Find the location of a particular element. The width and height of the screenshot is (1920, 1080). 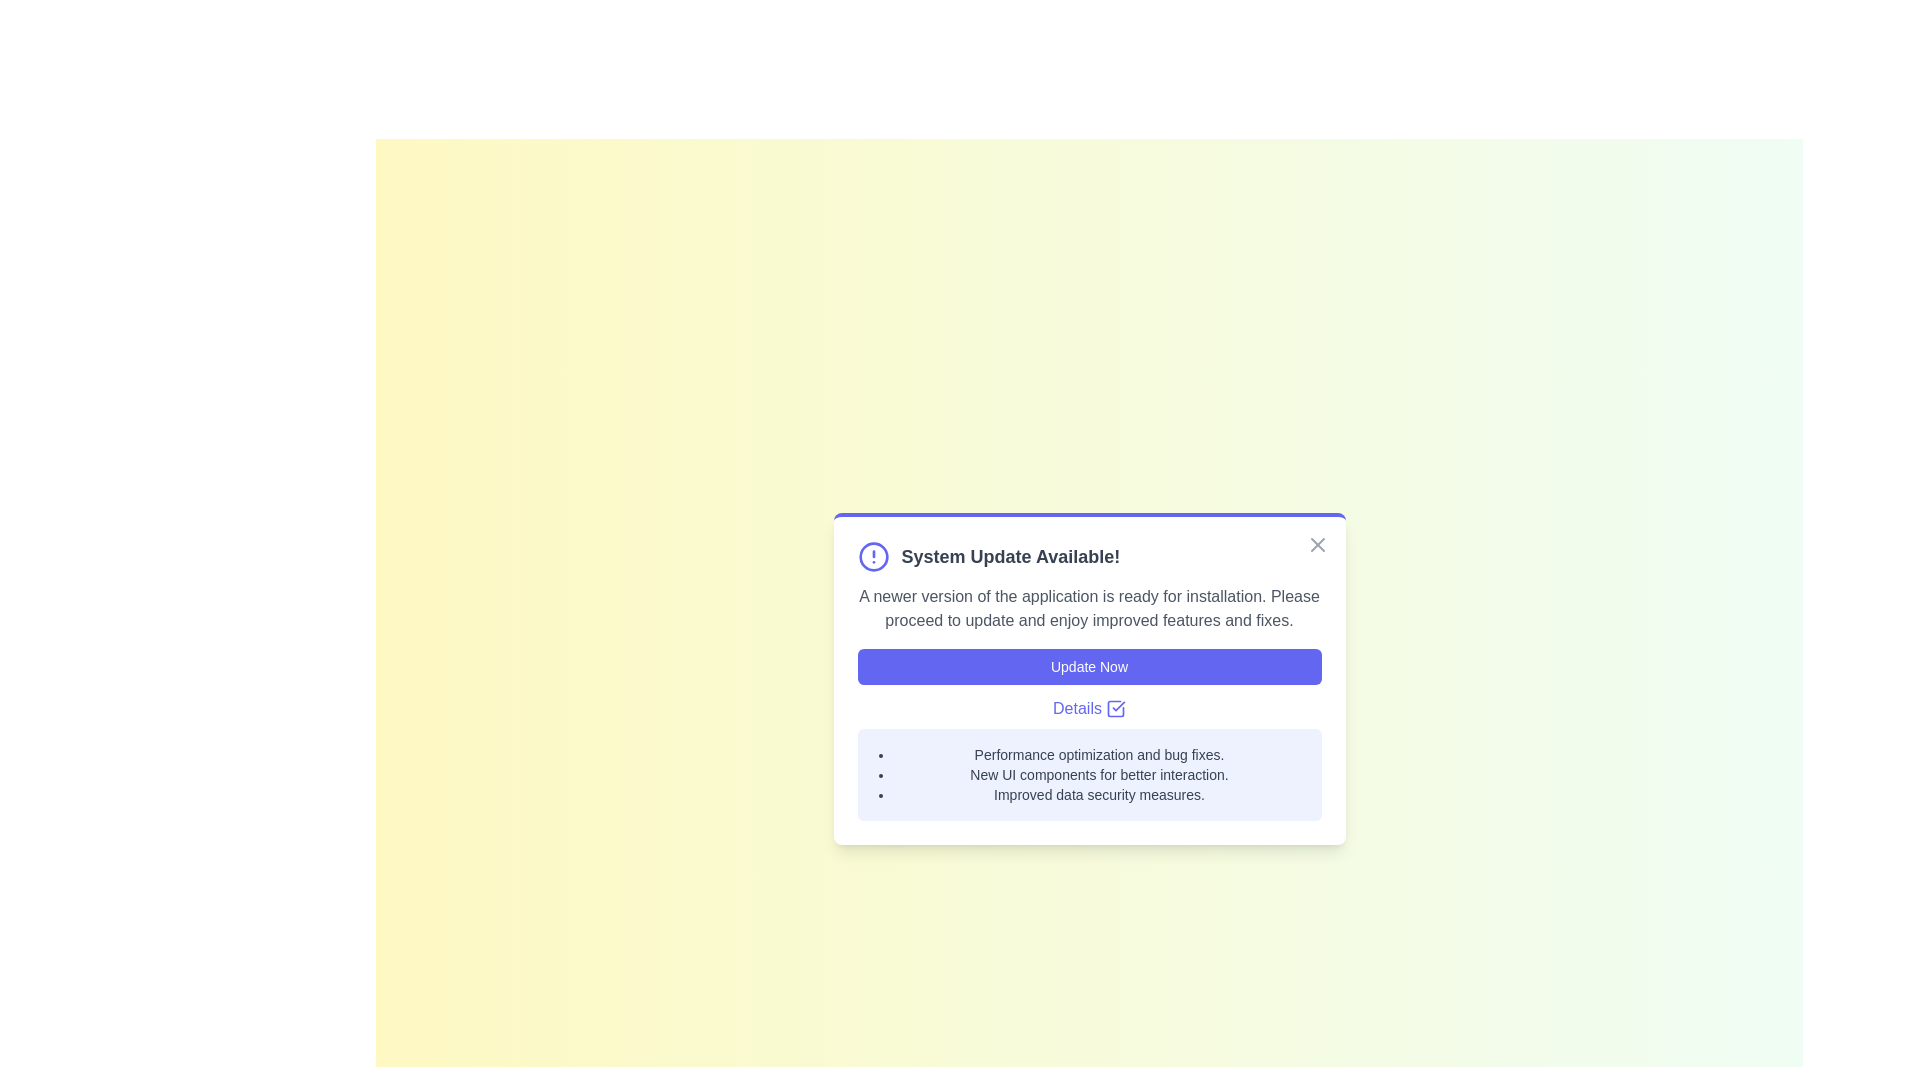

close button on the notification panel to close it is located at coordinates (1317, 544).